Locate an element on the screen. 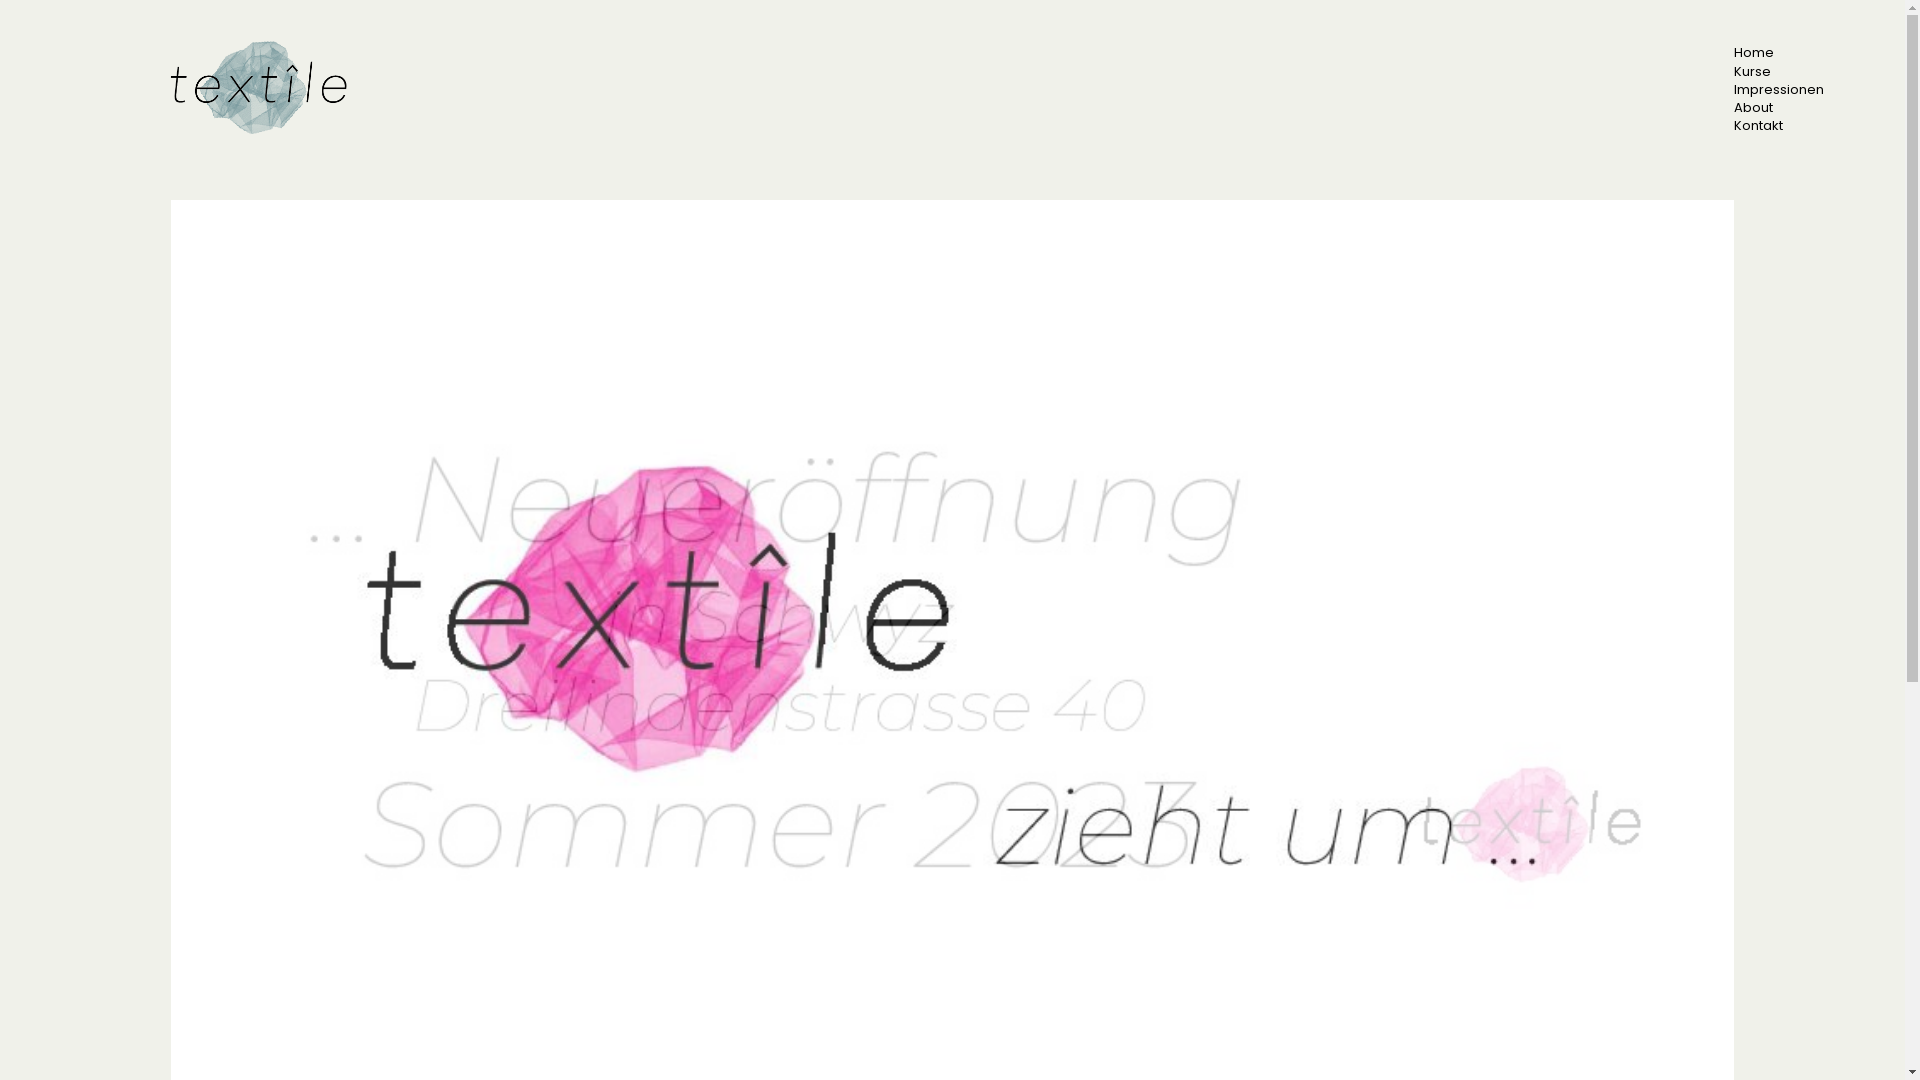 Image resolution: width=1920 pixels, height=1080 pixels. 'Kontakt' is located at coordinates (1732, 125).